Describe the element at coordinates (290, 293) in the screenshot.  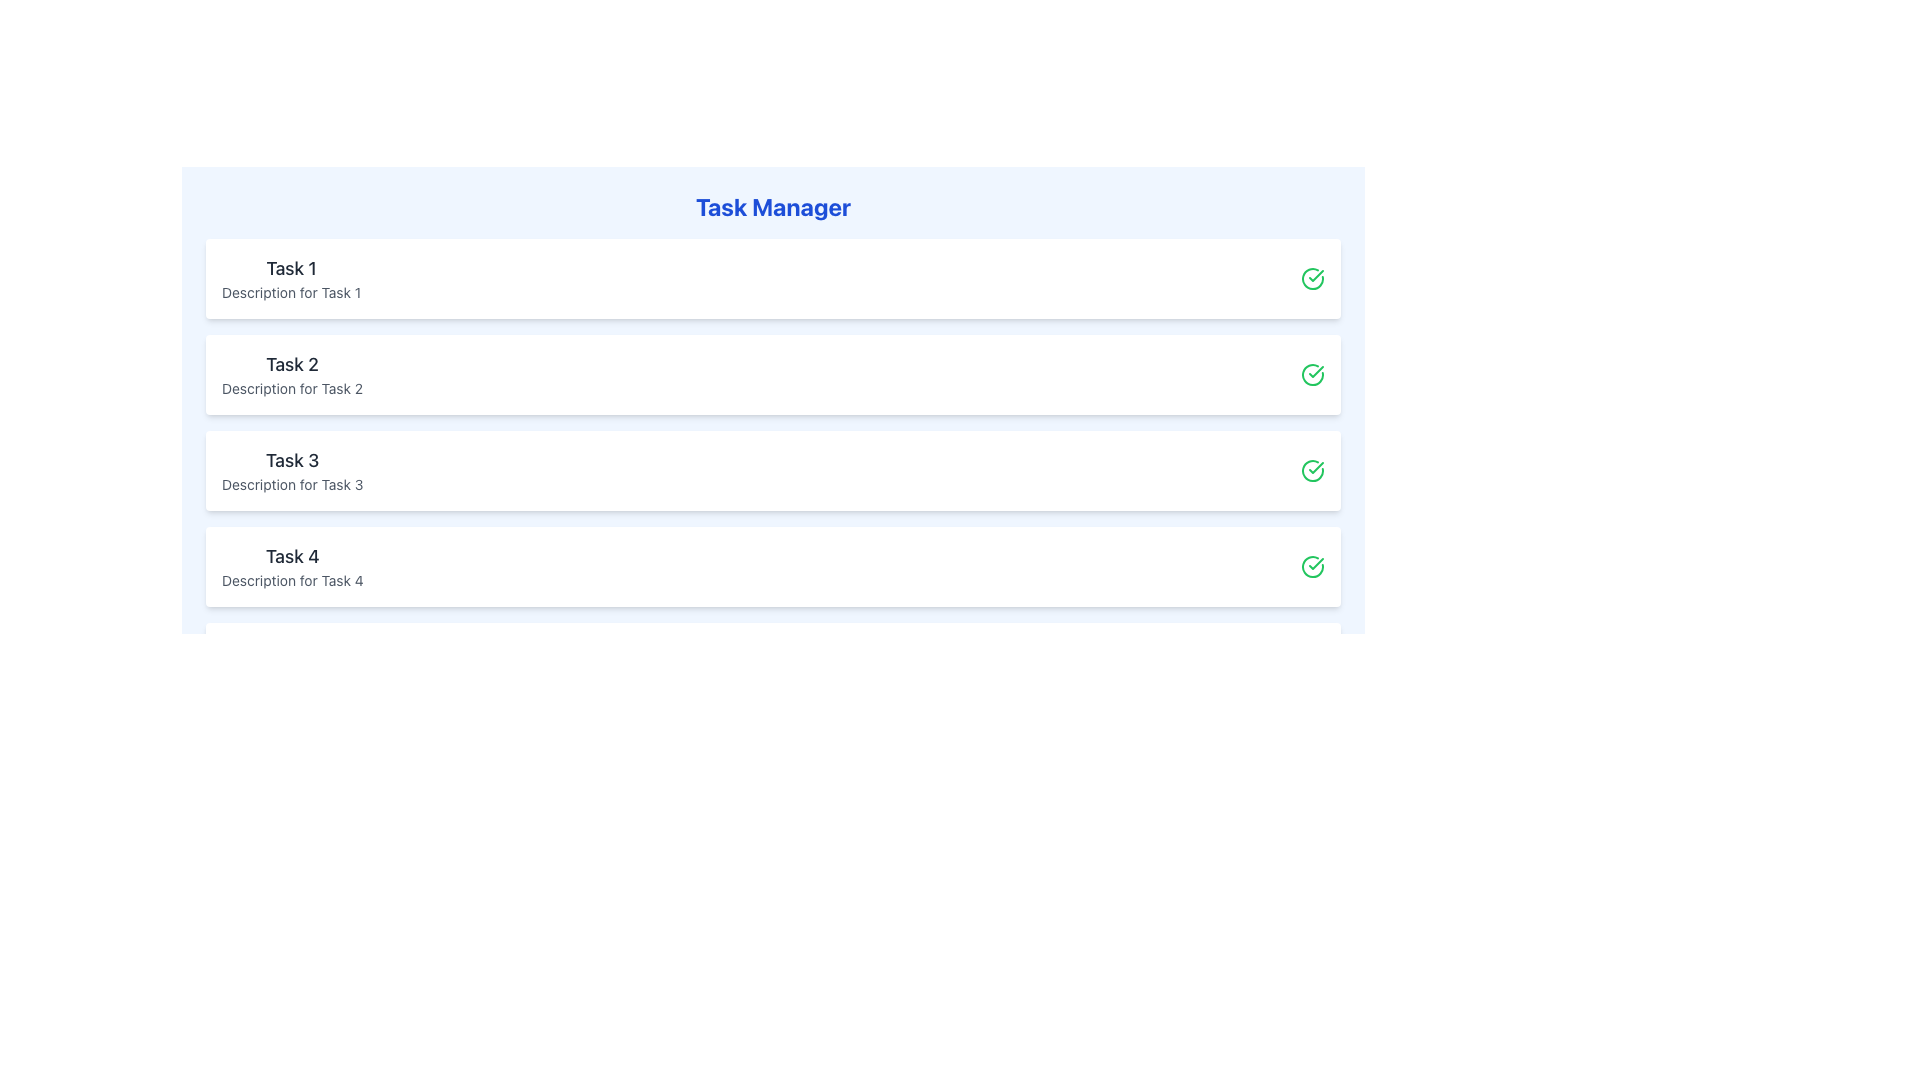
I see `the non-interactive informational Text Label that provides a brief description of 'Task 1', located below the 'Task 1' title` at that location.